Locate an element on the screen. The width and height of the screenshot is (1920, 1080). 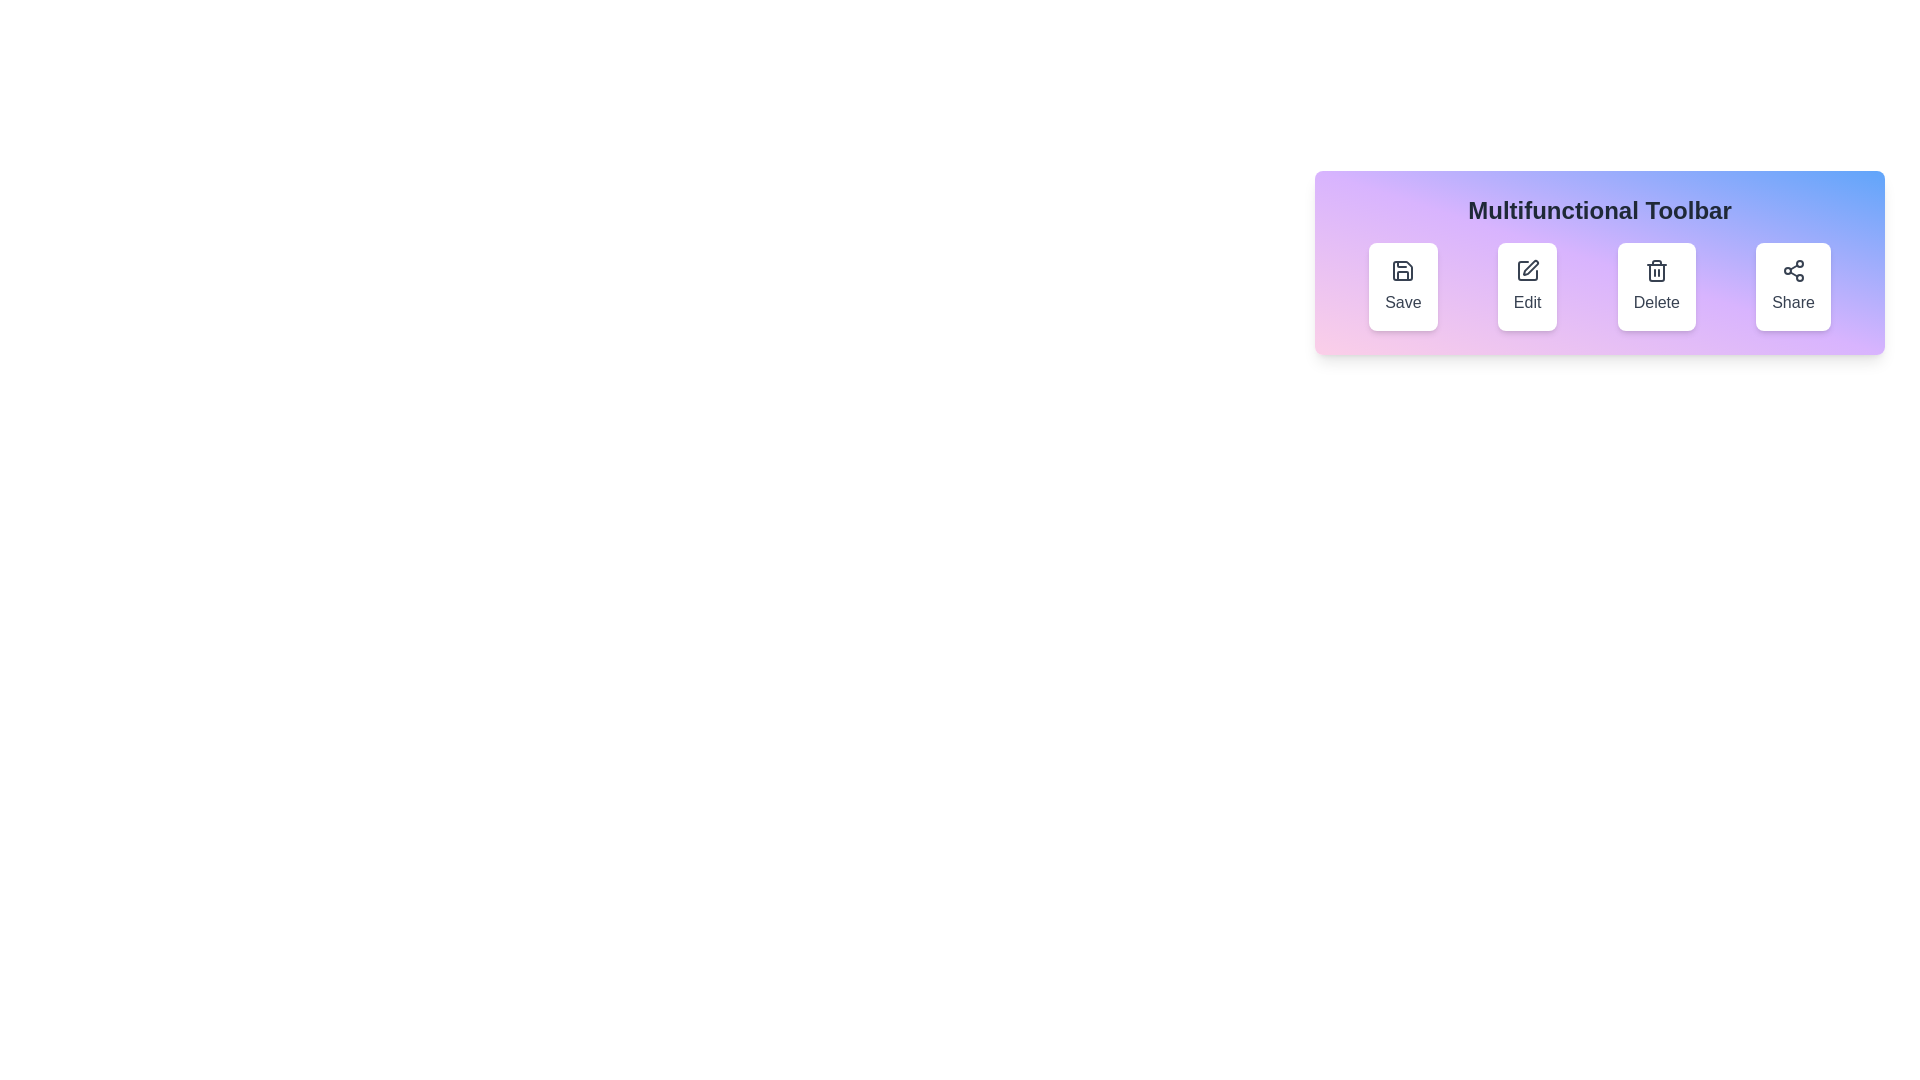
the 'Multifunctional Toolbar' header text is located at coordinates (1598, 211).